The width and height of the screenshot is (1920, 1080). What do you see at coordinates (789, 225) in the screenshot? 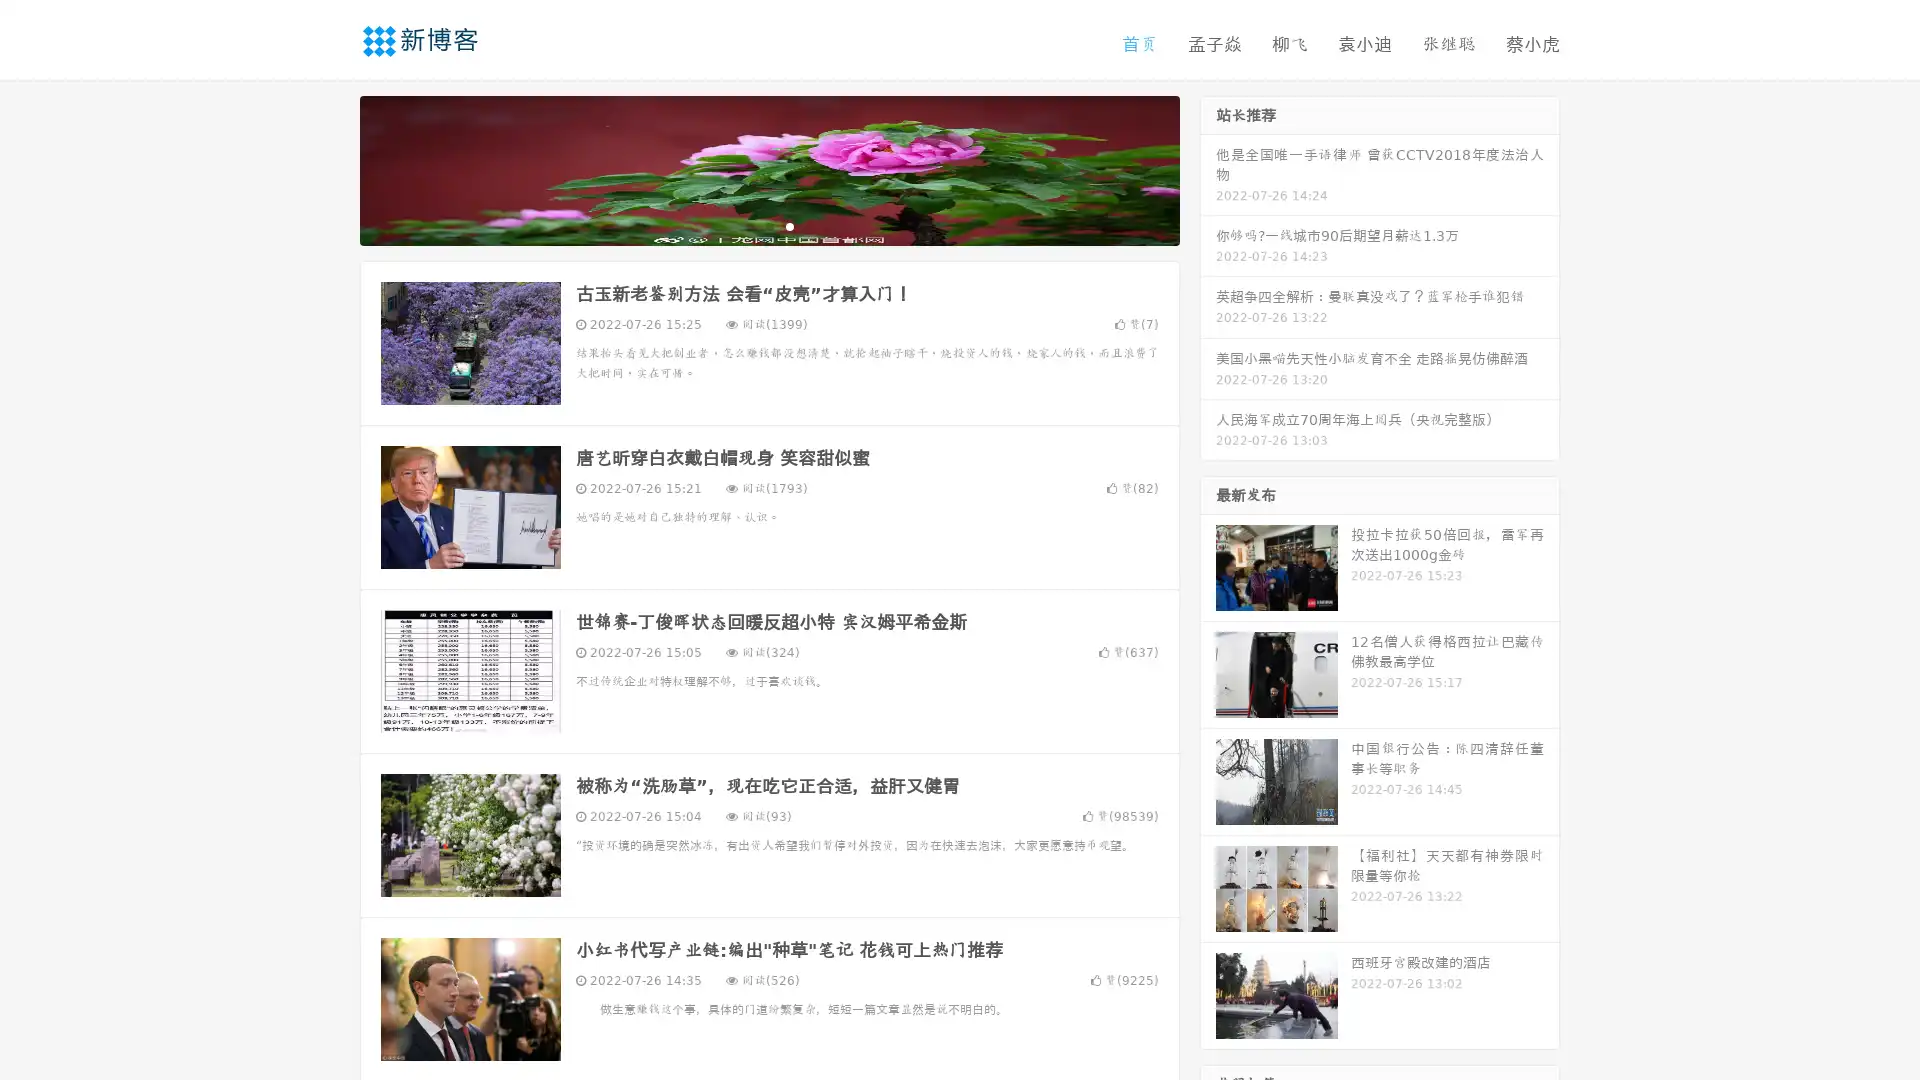
I see `Go to slide 3` at bounding box center [789, 225].